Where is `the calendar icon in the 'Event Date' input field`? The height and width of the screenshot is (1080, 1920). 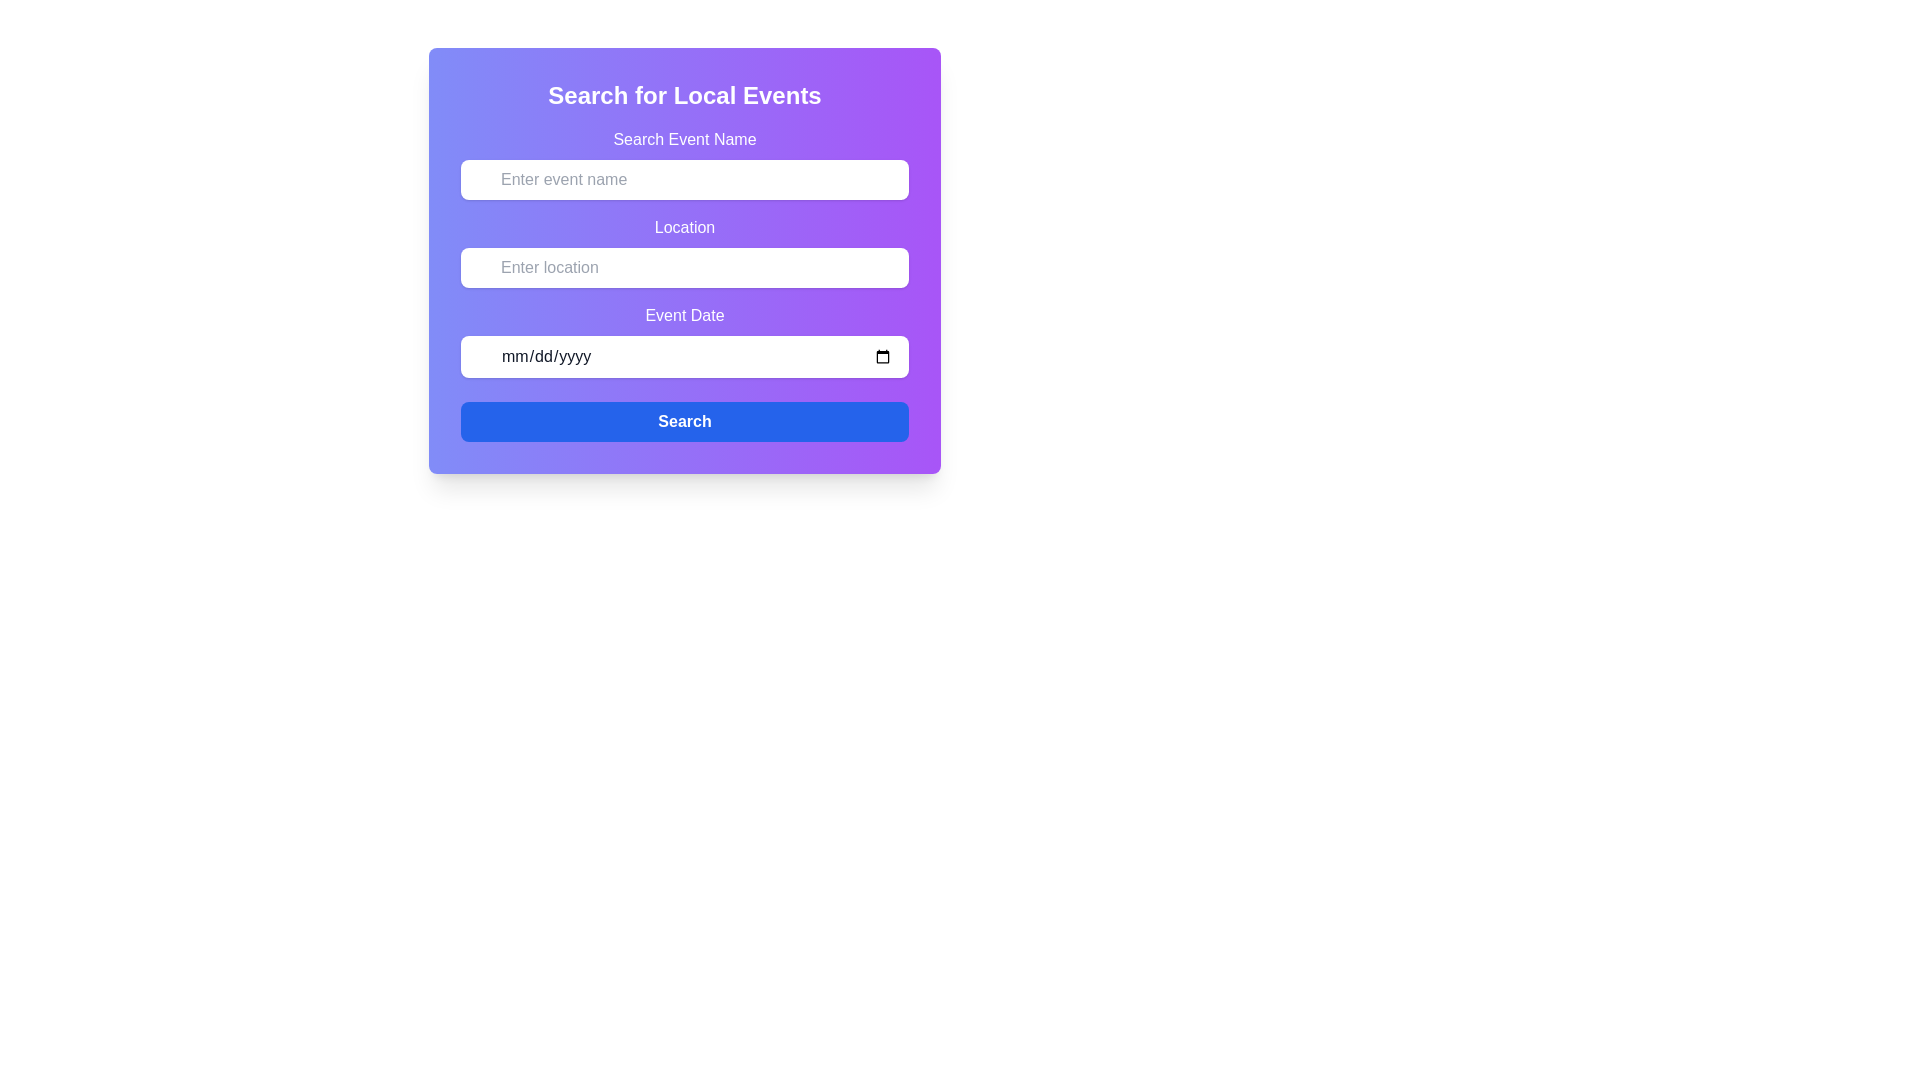 the calendar icon in the 'Event Date' input field is located at coordinates (685, 339).